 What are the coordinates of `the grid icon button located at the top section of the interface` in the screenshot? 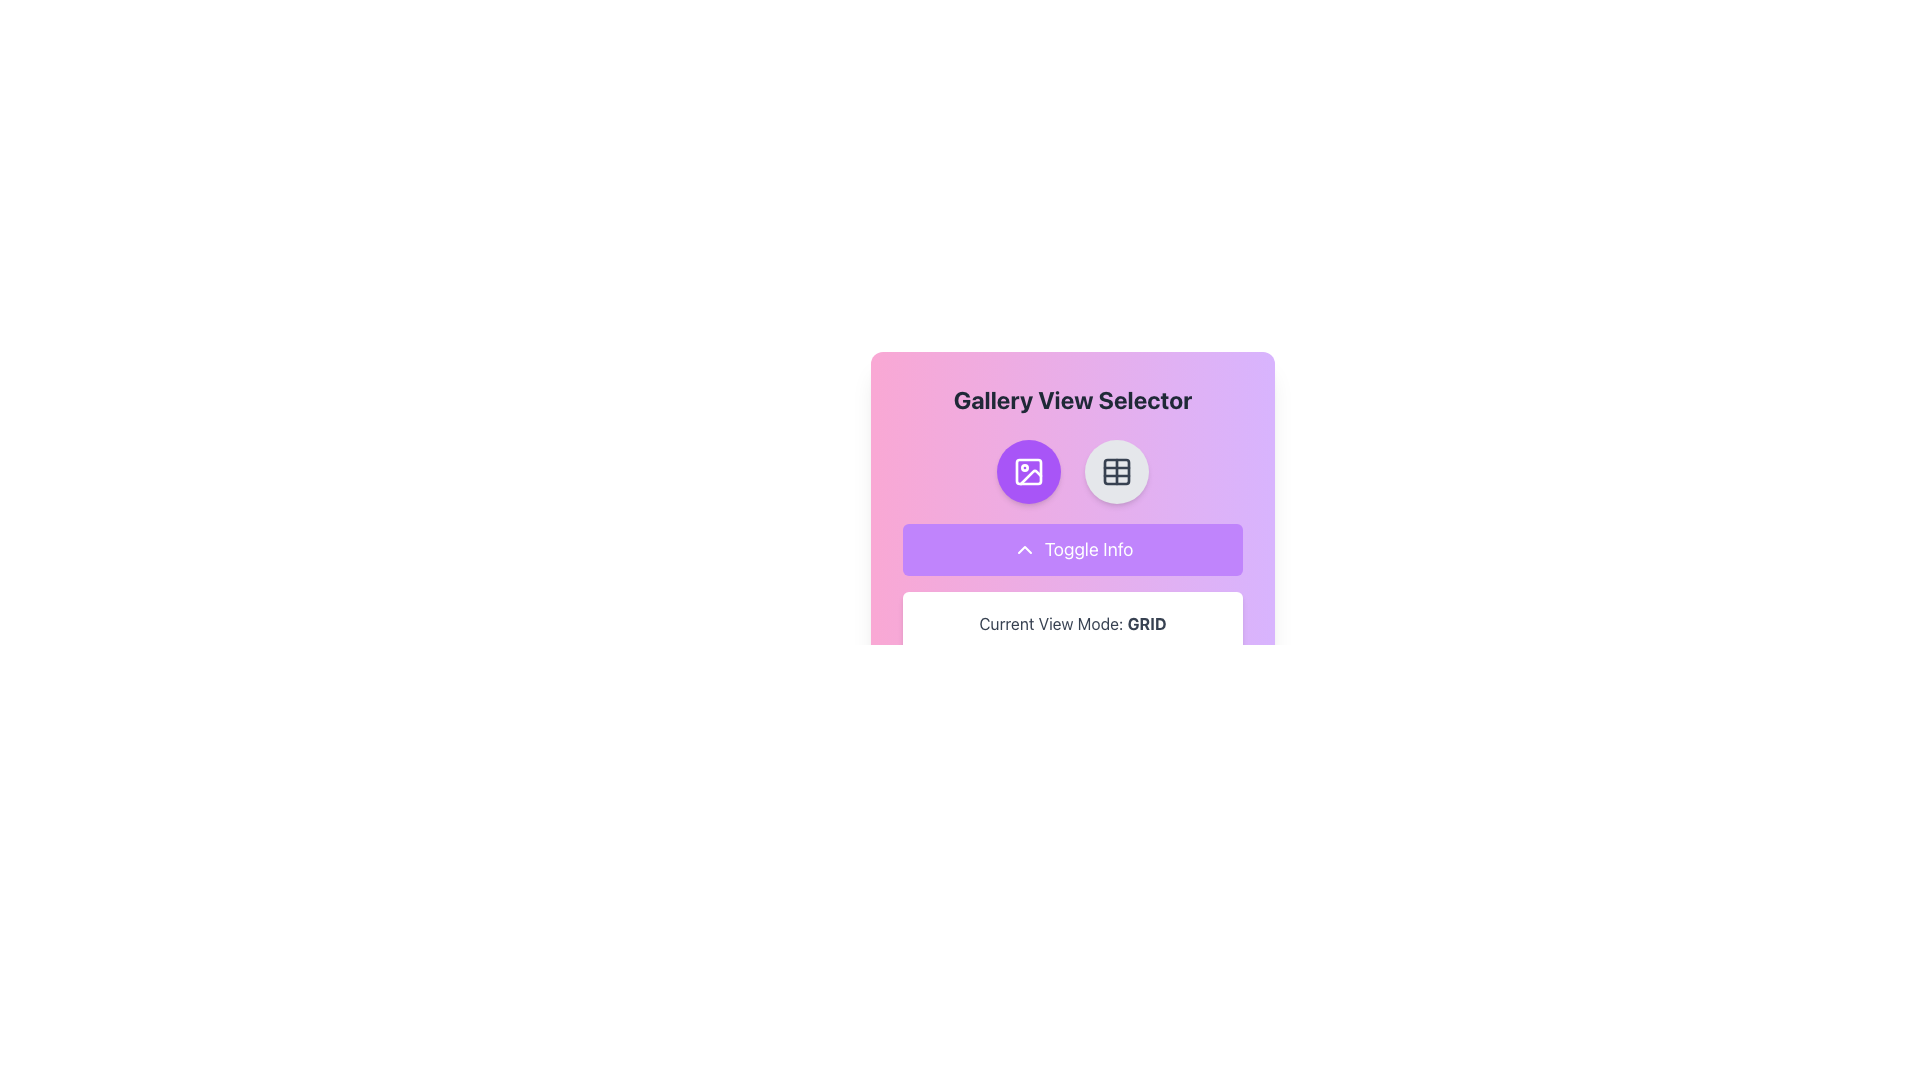 It's located at (1116, 471).